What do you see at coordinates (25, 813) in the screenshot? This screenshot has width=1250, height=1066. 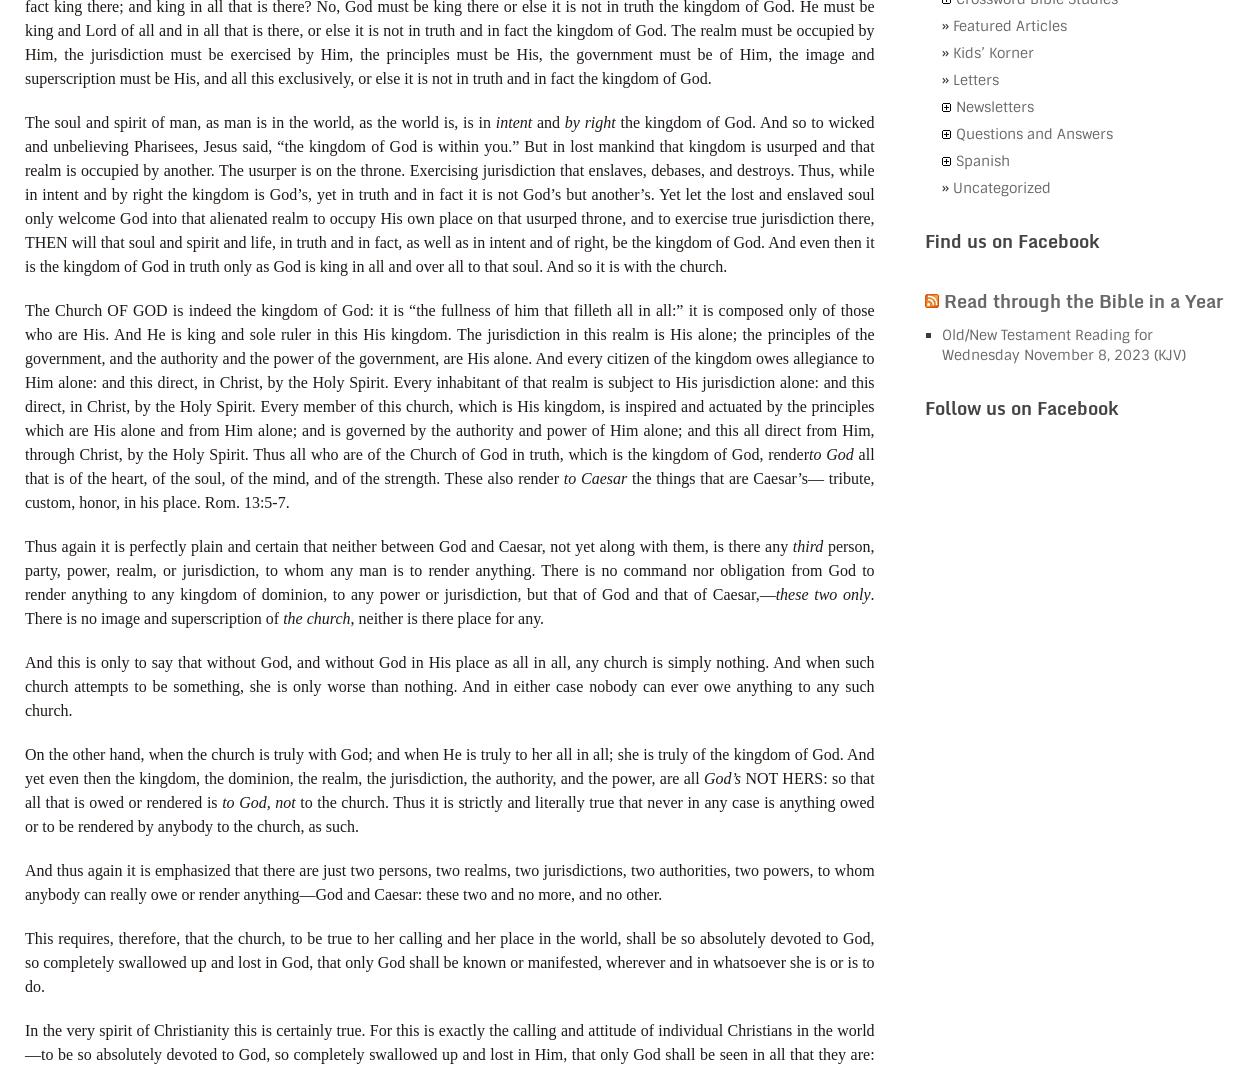 I see `'to the church. Thus it is strictly and literally true that never in any case is anything owed or to be rendered by anybody to the church, as such.'` at bounding box center [25, 813].